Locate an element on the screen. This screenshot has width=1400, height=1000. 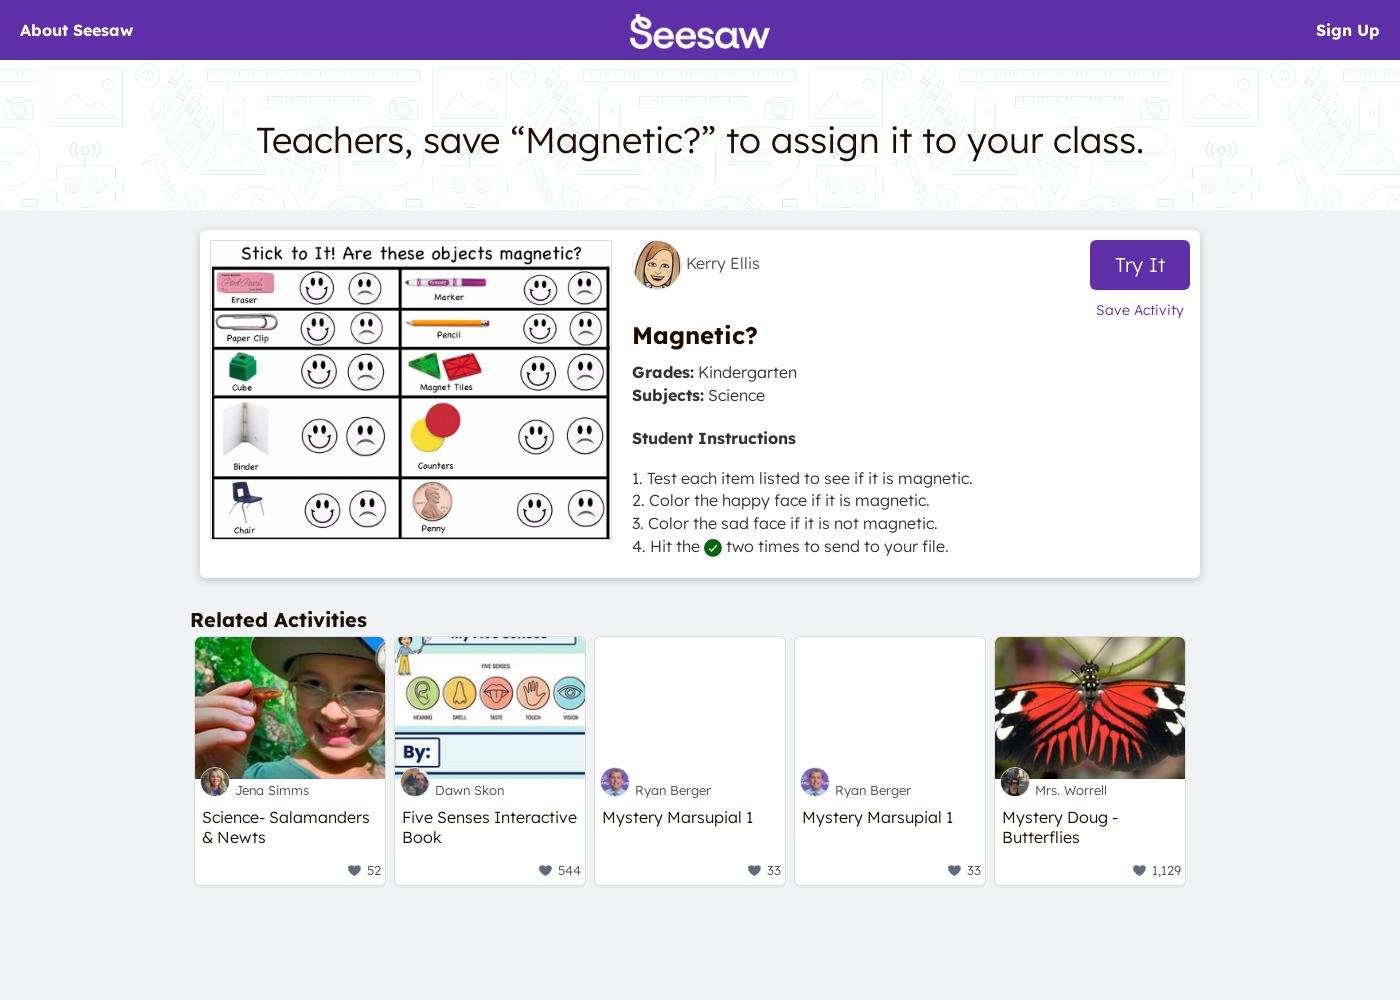
'Related Activities' is located at coordinates (278, 617).